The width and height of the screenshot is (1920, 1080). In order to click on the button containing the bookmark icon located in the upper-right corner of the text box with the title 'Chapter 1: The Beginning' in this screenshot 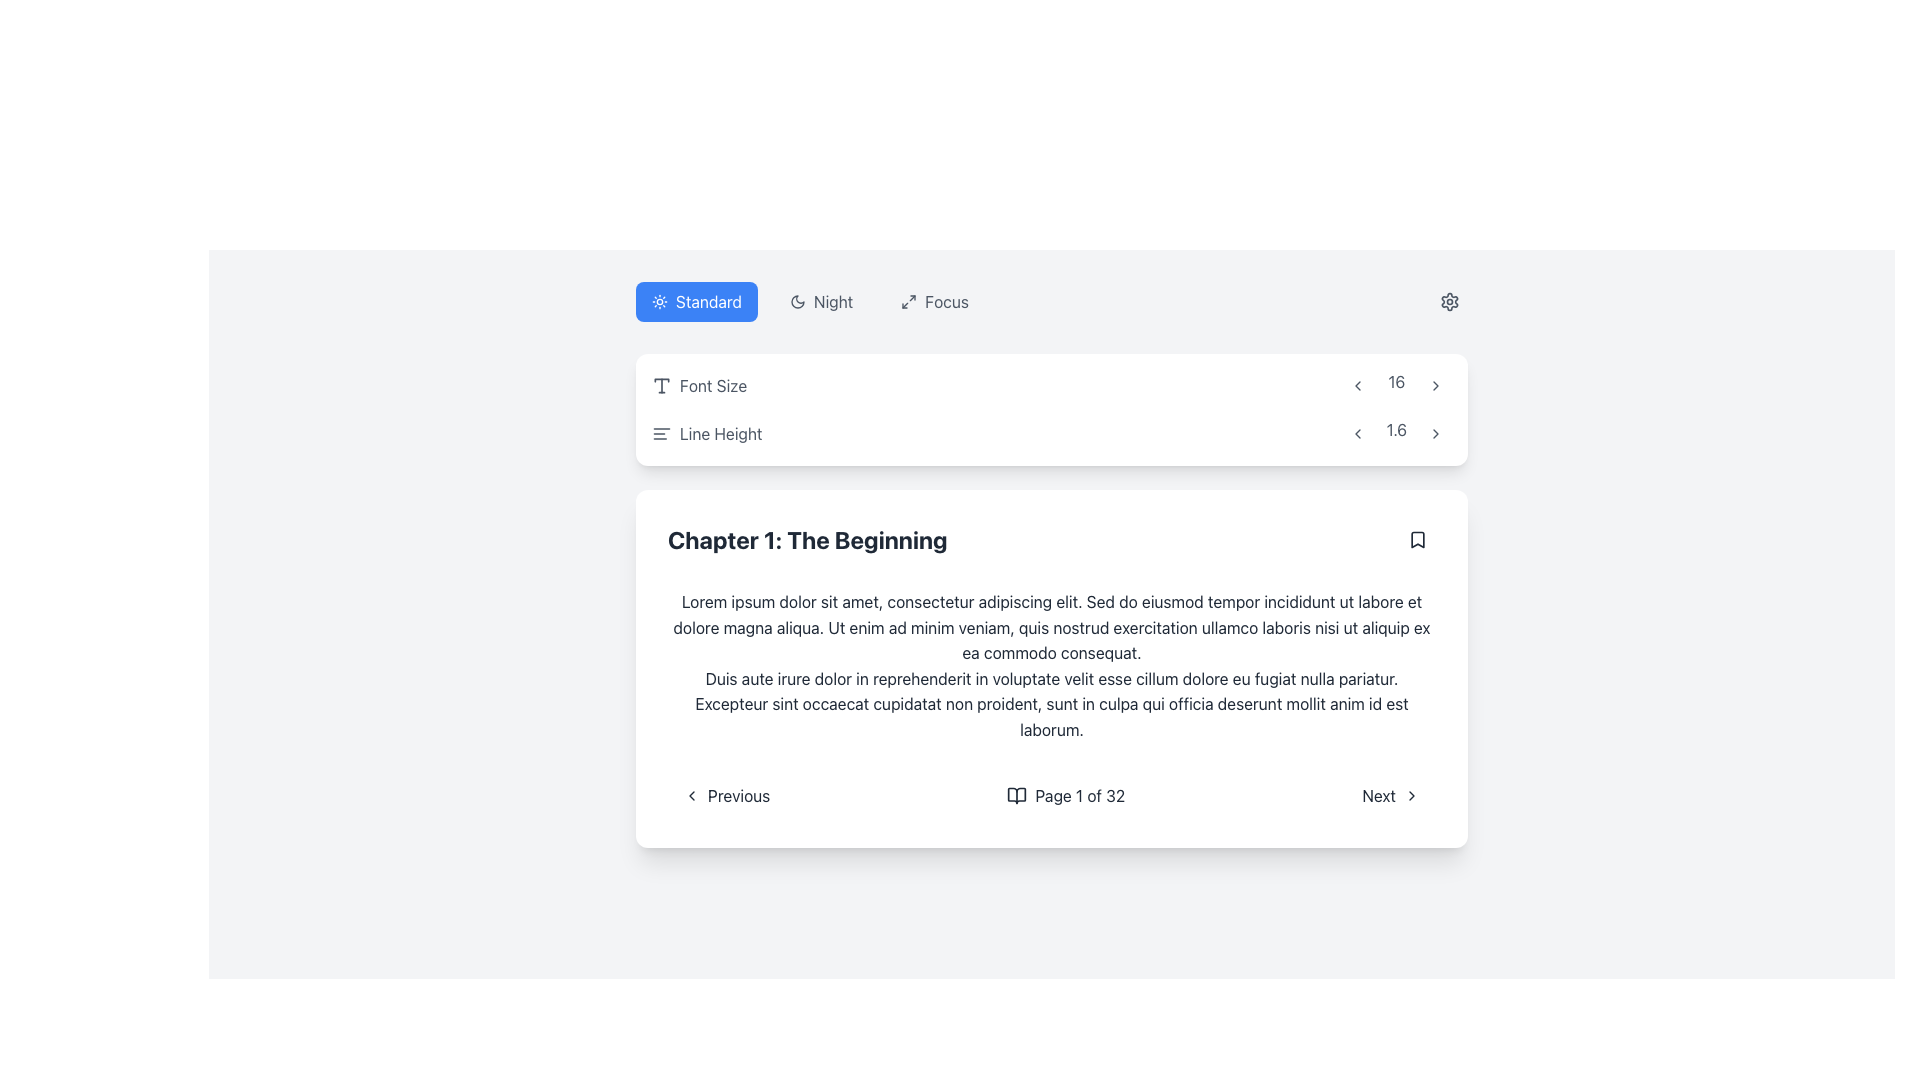, I will do `click(1416, 540)`.